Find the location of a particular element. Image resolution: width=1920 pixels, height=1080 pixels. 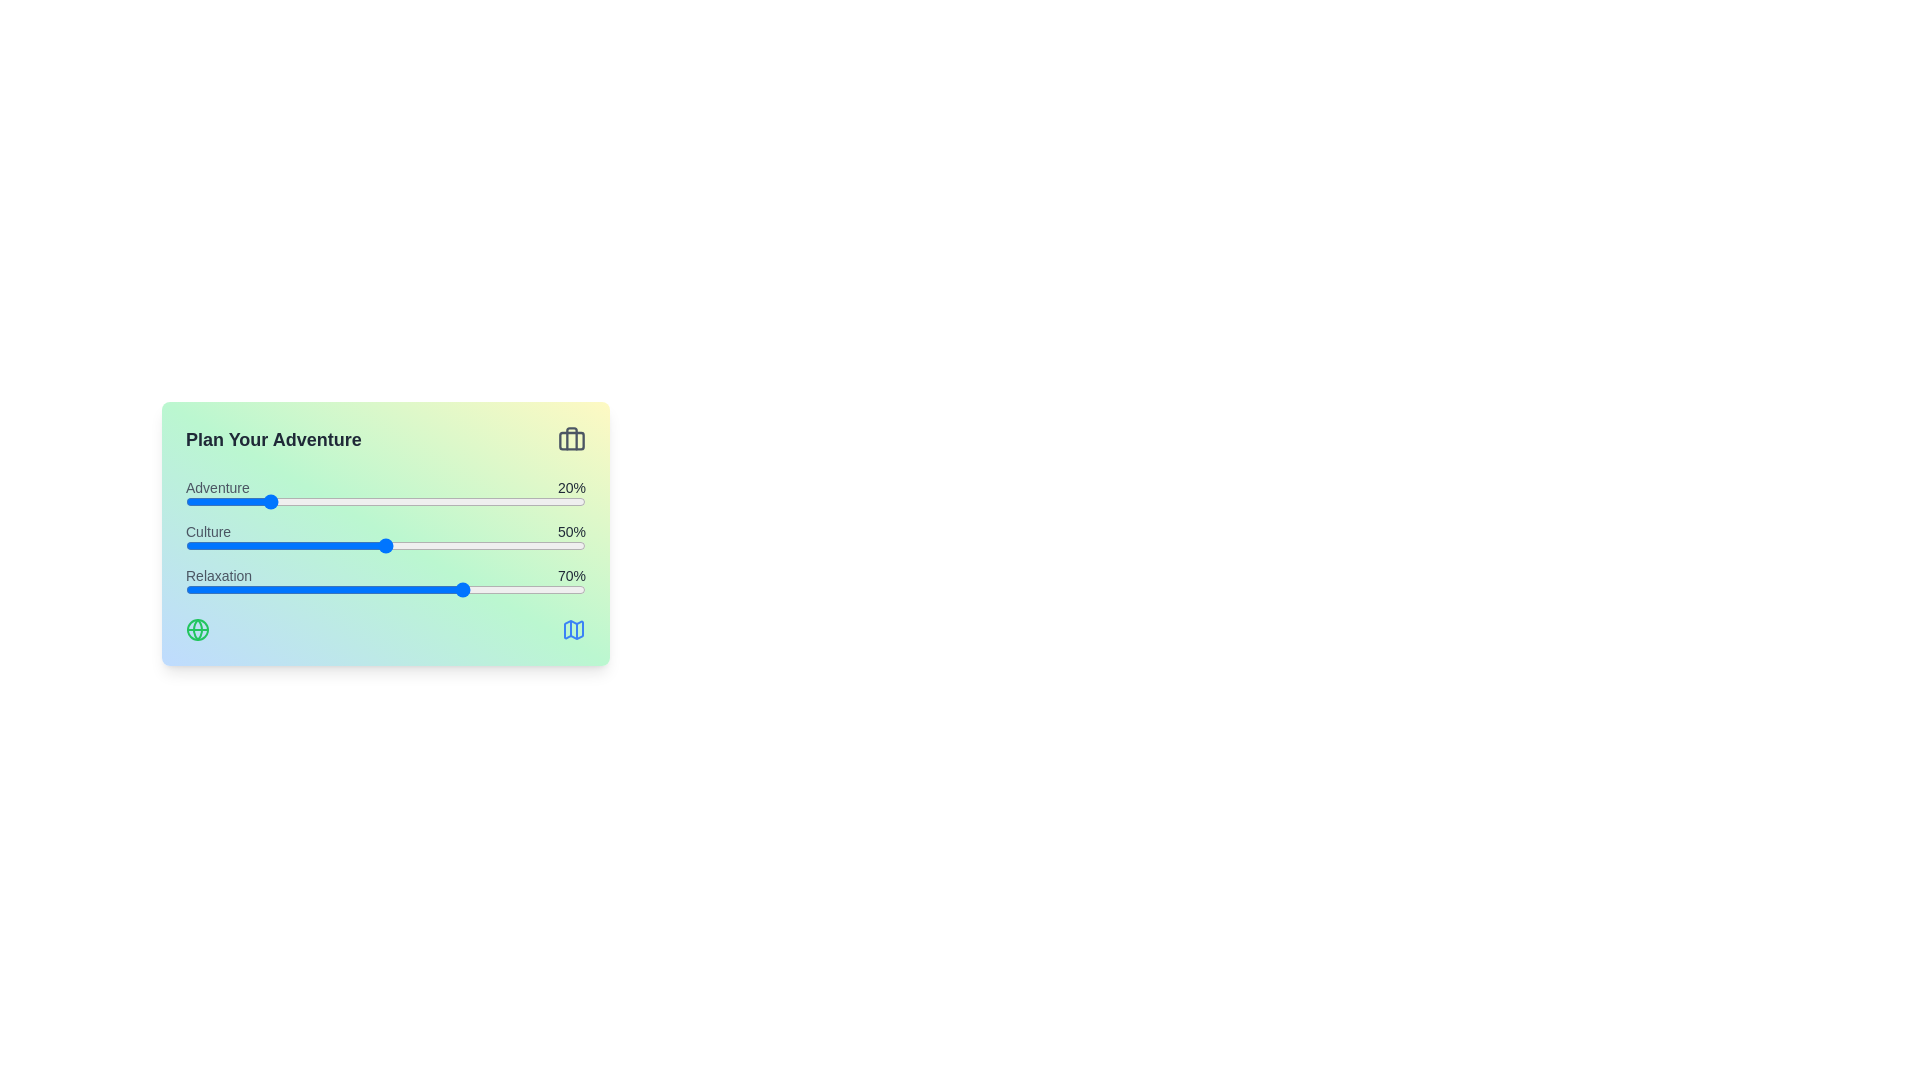

the 'Culture' slider to 16% is located at coordinates (248, 546).